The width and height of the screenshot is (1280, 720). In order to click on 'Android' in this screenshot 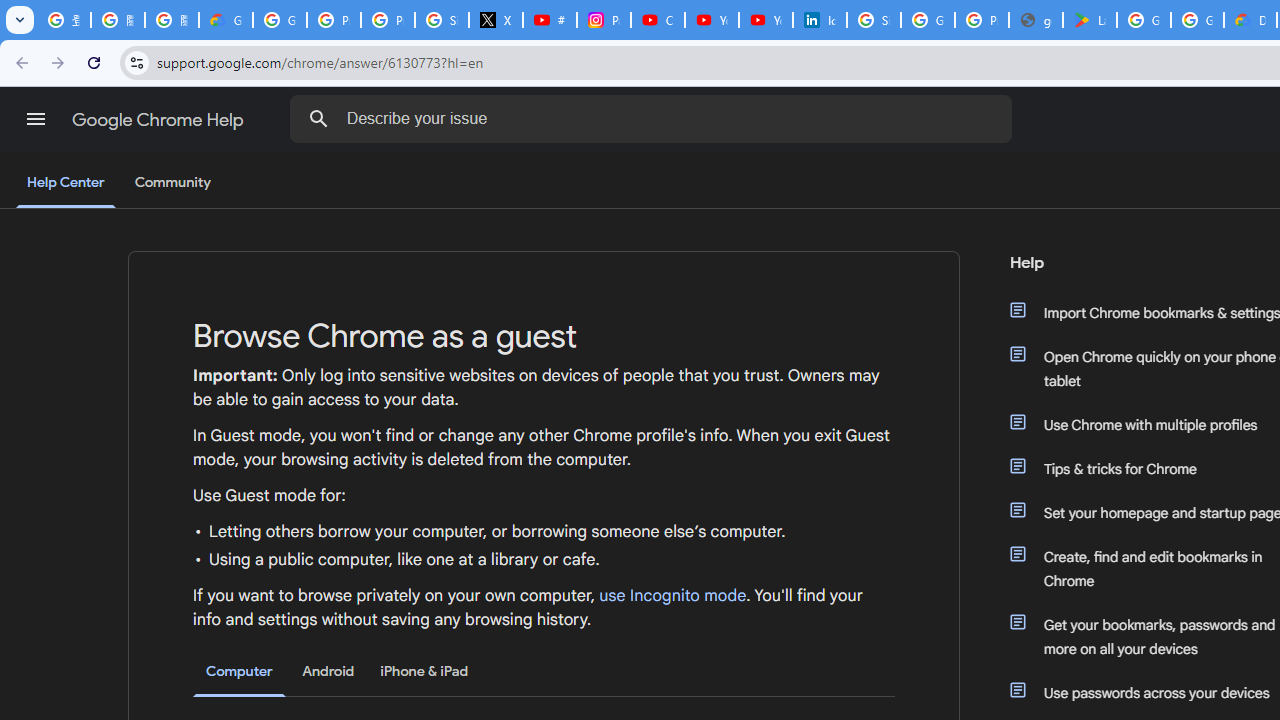, I will do `click(328, 671)`.